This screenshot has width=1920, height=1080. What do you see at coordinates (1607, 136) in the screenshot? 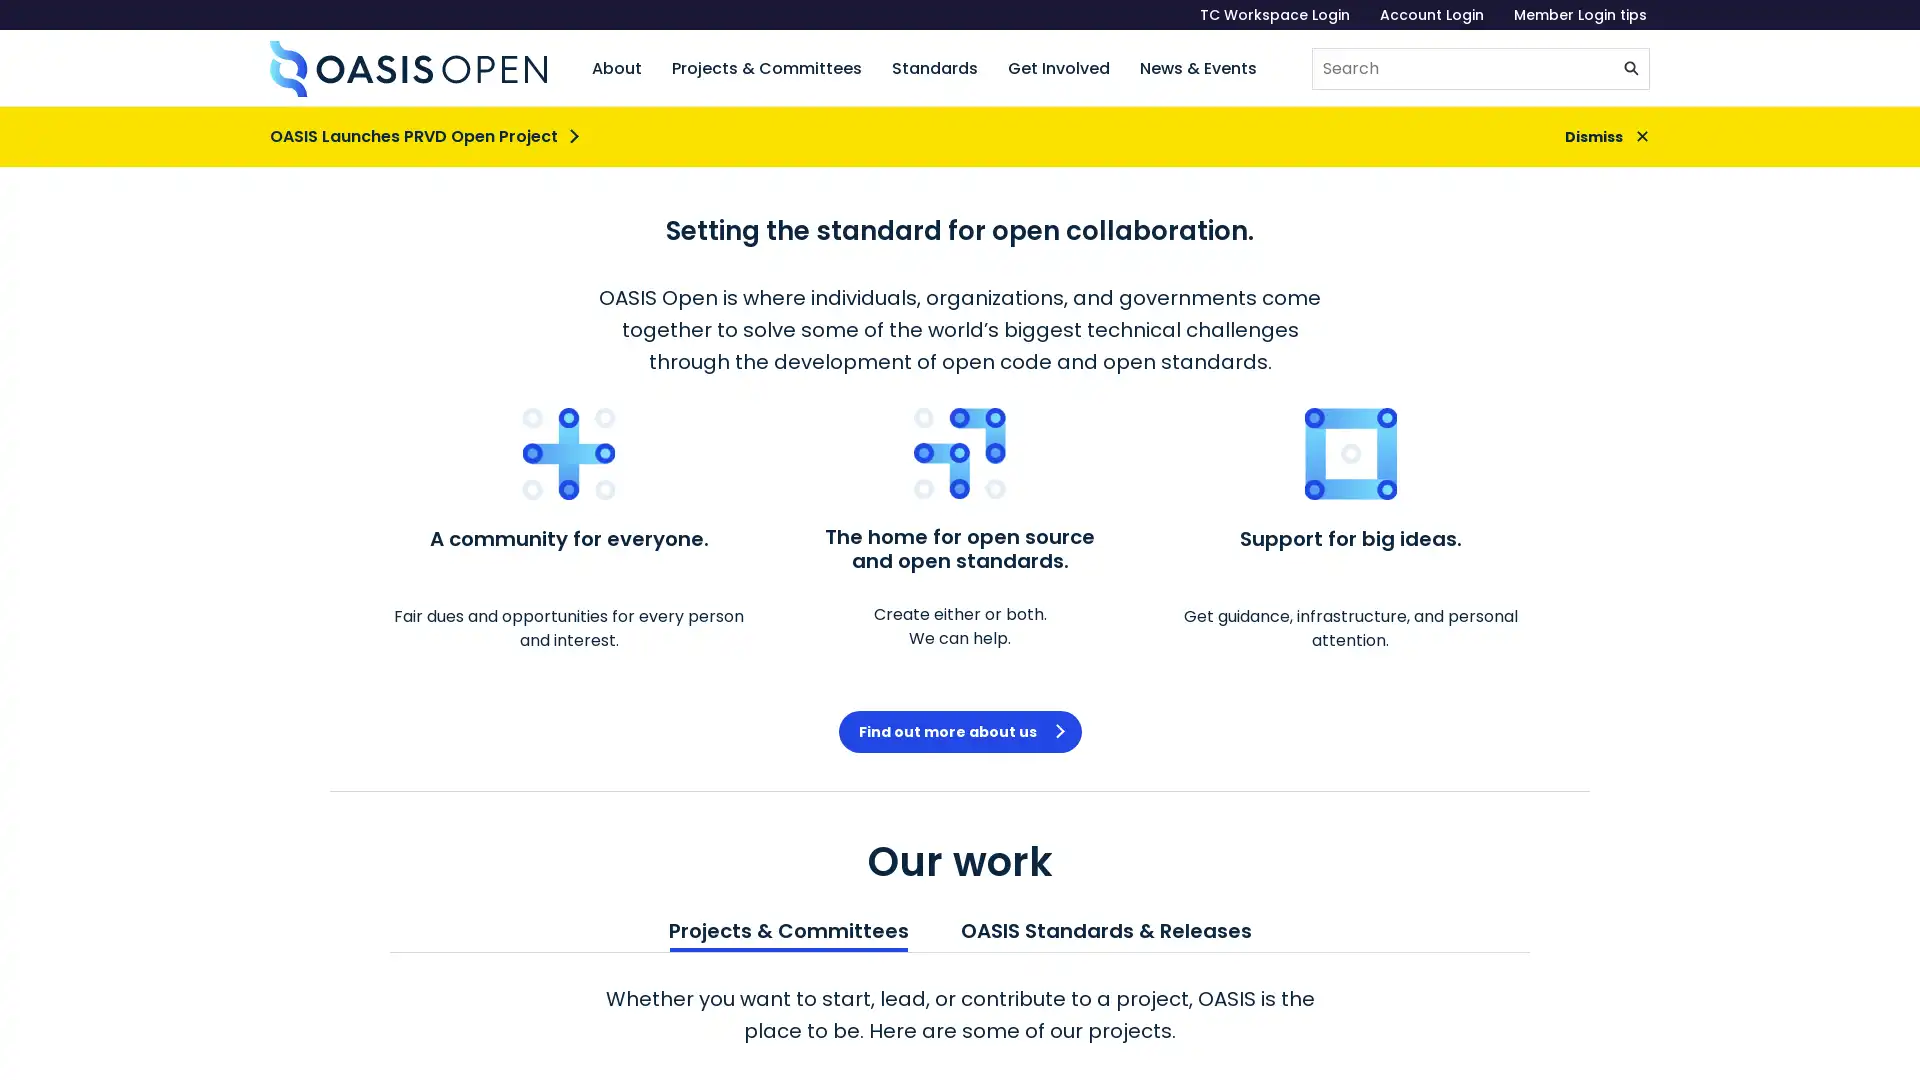
I see `Dismiss` at bounding box center [1607, 136].